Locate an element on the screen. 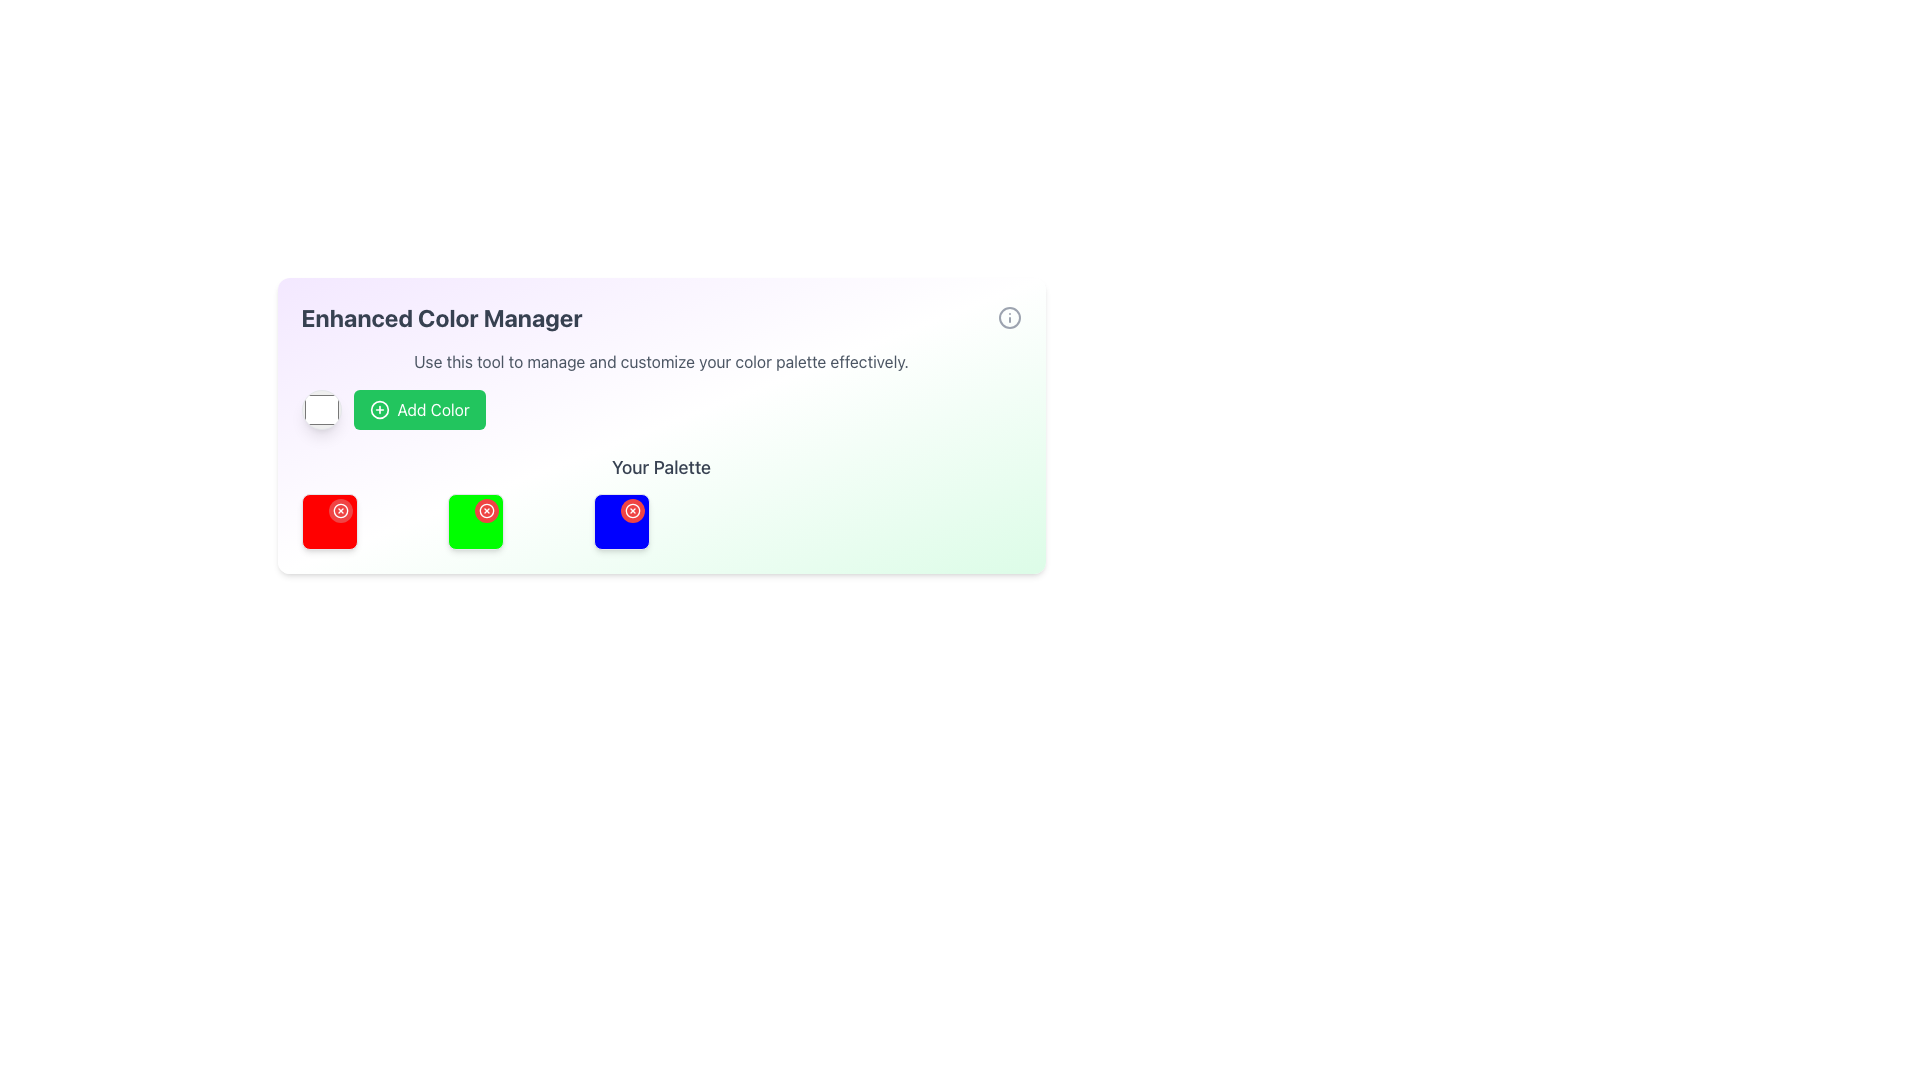 This screenshot has height=1080, width=1920. the red circular button located at the top-right corner of the colored square is located at coordinates (486, 509).